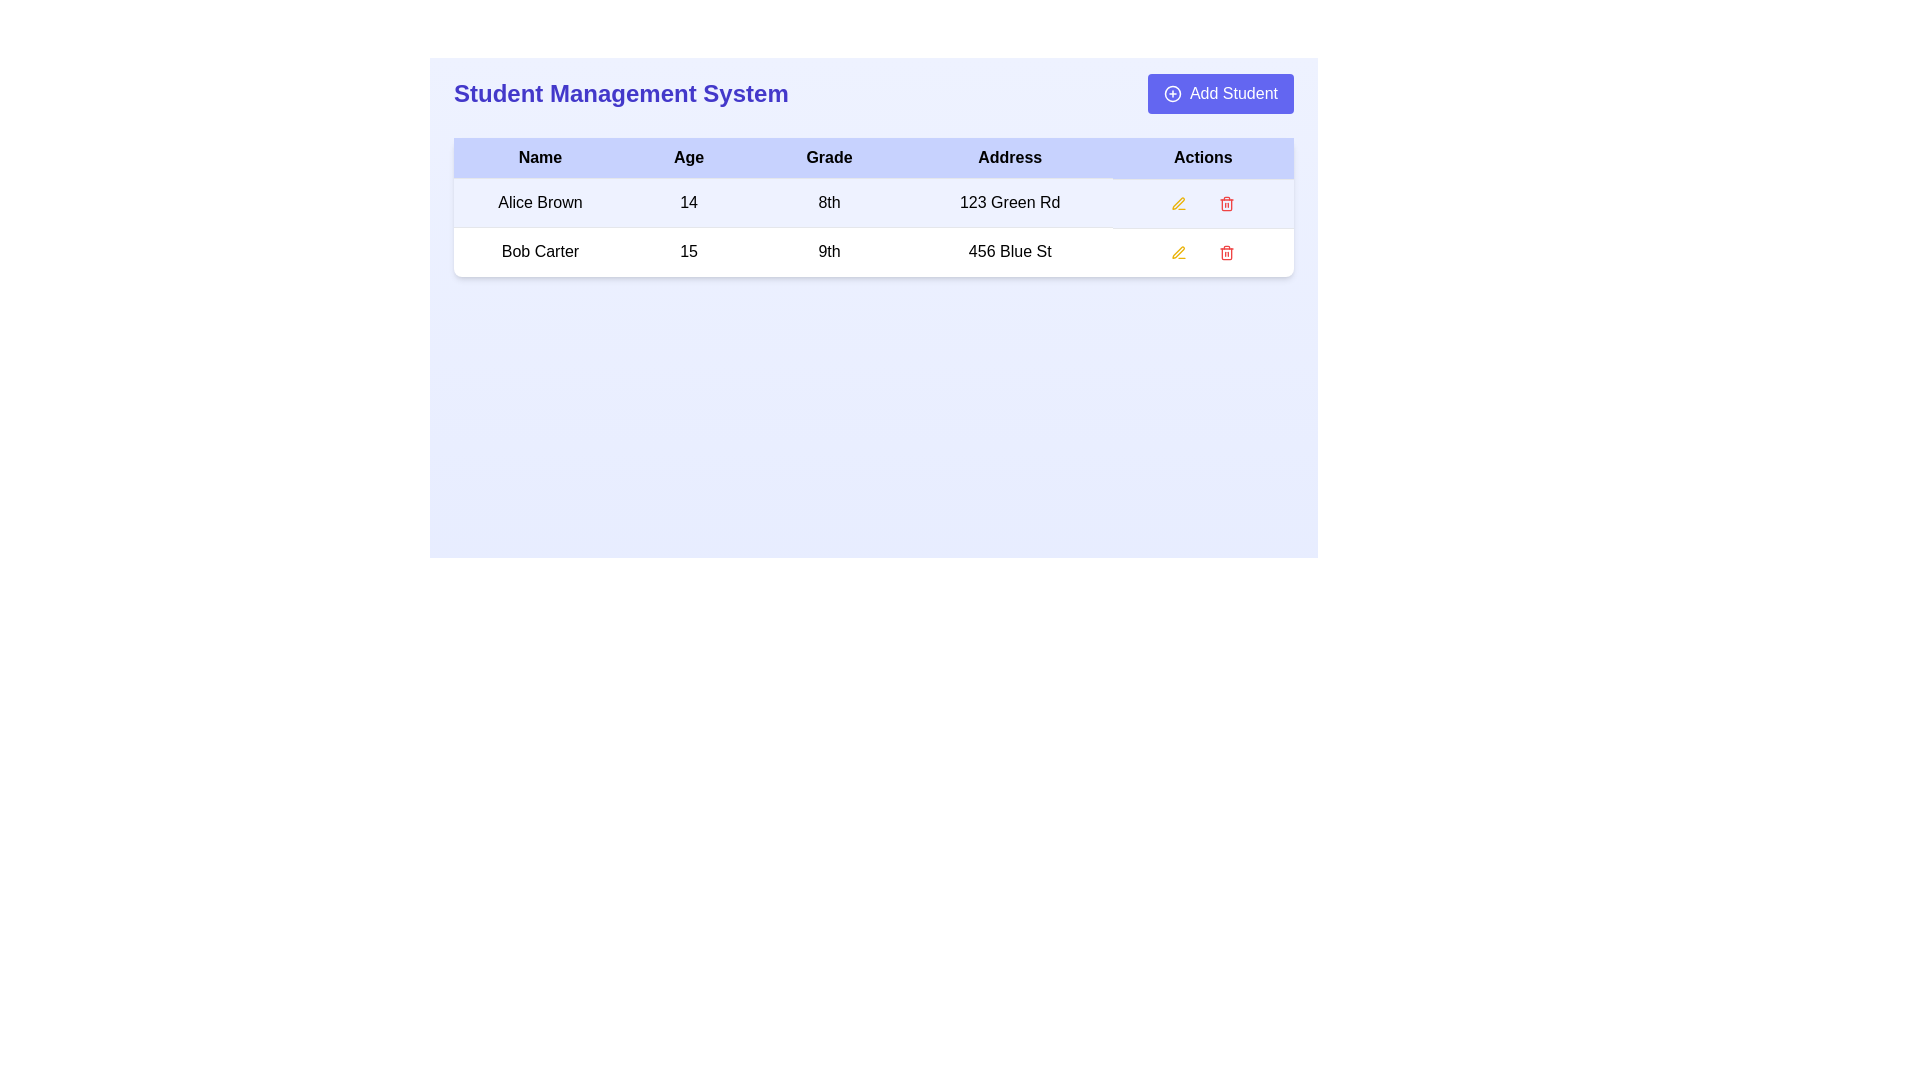 This screenshot has height=1080, width=1920. What do you see at coordinates (829, 203) in the screenshot?
I see `grade level information for the student 'Alice Brown' located in the third column of the first row of the table under the 'Grade' column` at bounding box center [829, 203].